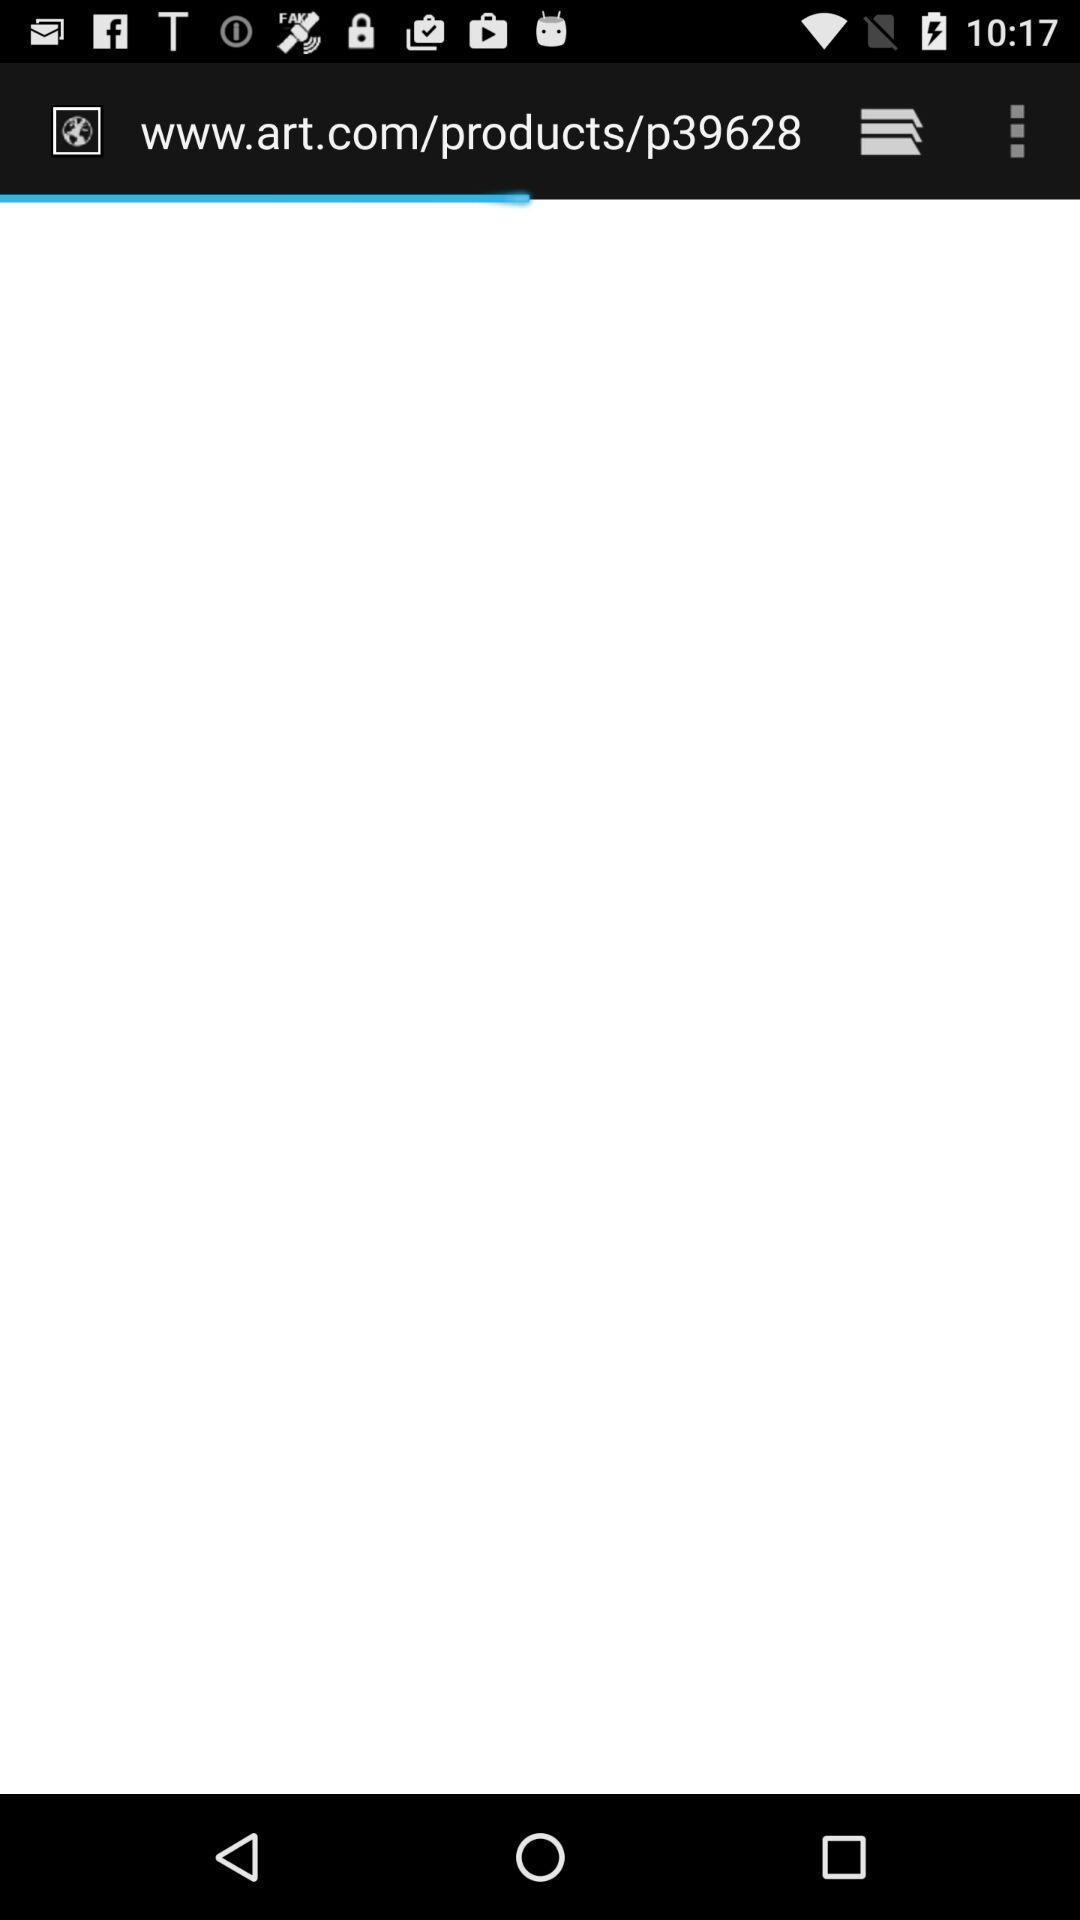 The image size is (1080, 1920). Describe the element at coordinates (540, 996) in the screenshot. I see `icon below the www art com` at that location.